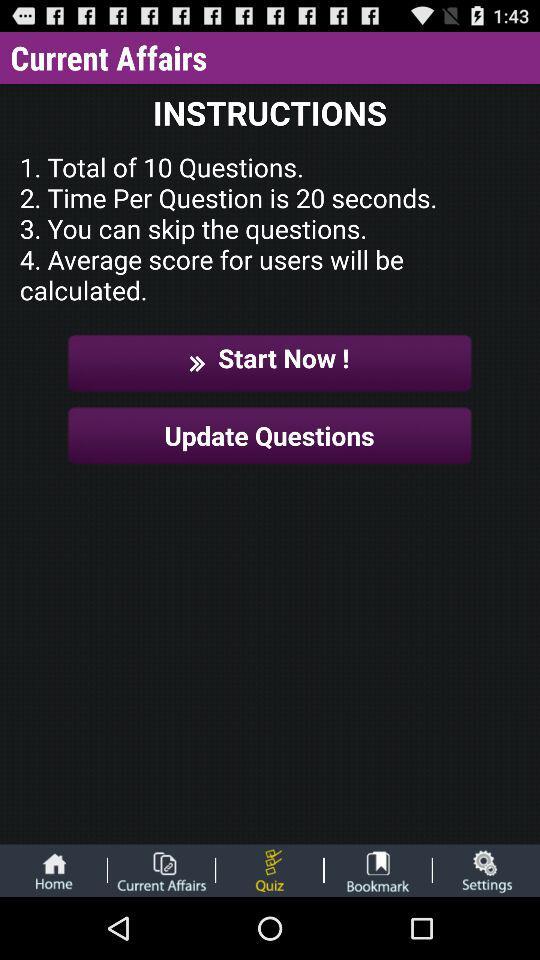 This screenshot has height=960, width=540. Describe the element at coordinates (485, 869) in the screenshot. I see `the button below the update questions item` at that location.